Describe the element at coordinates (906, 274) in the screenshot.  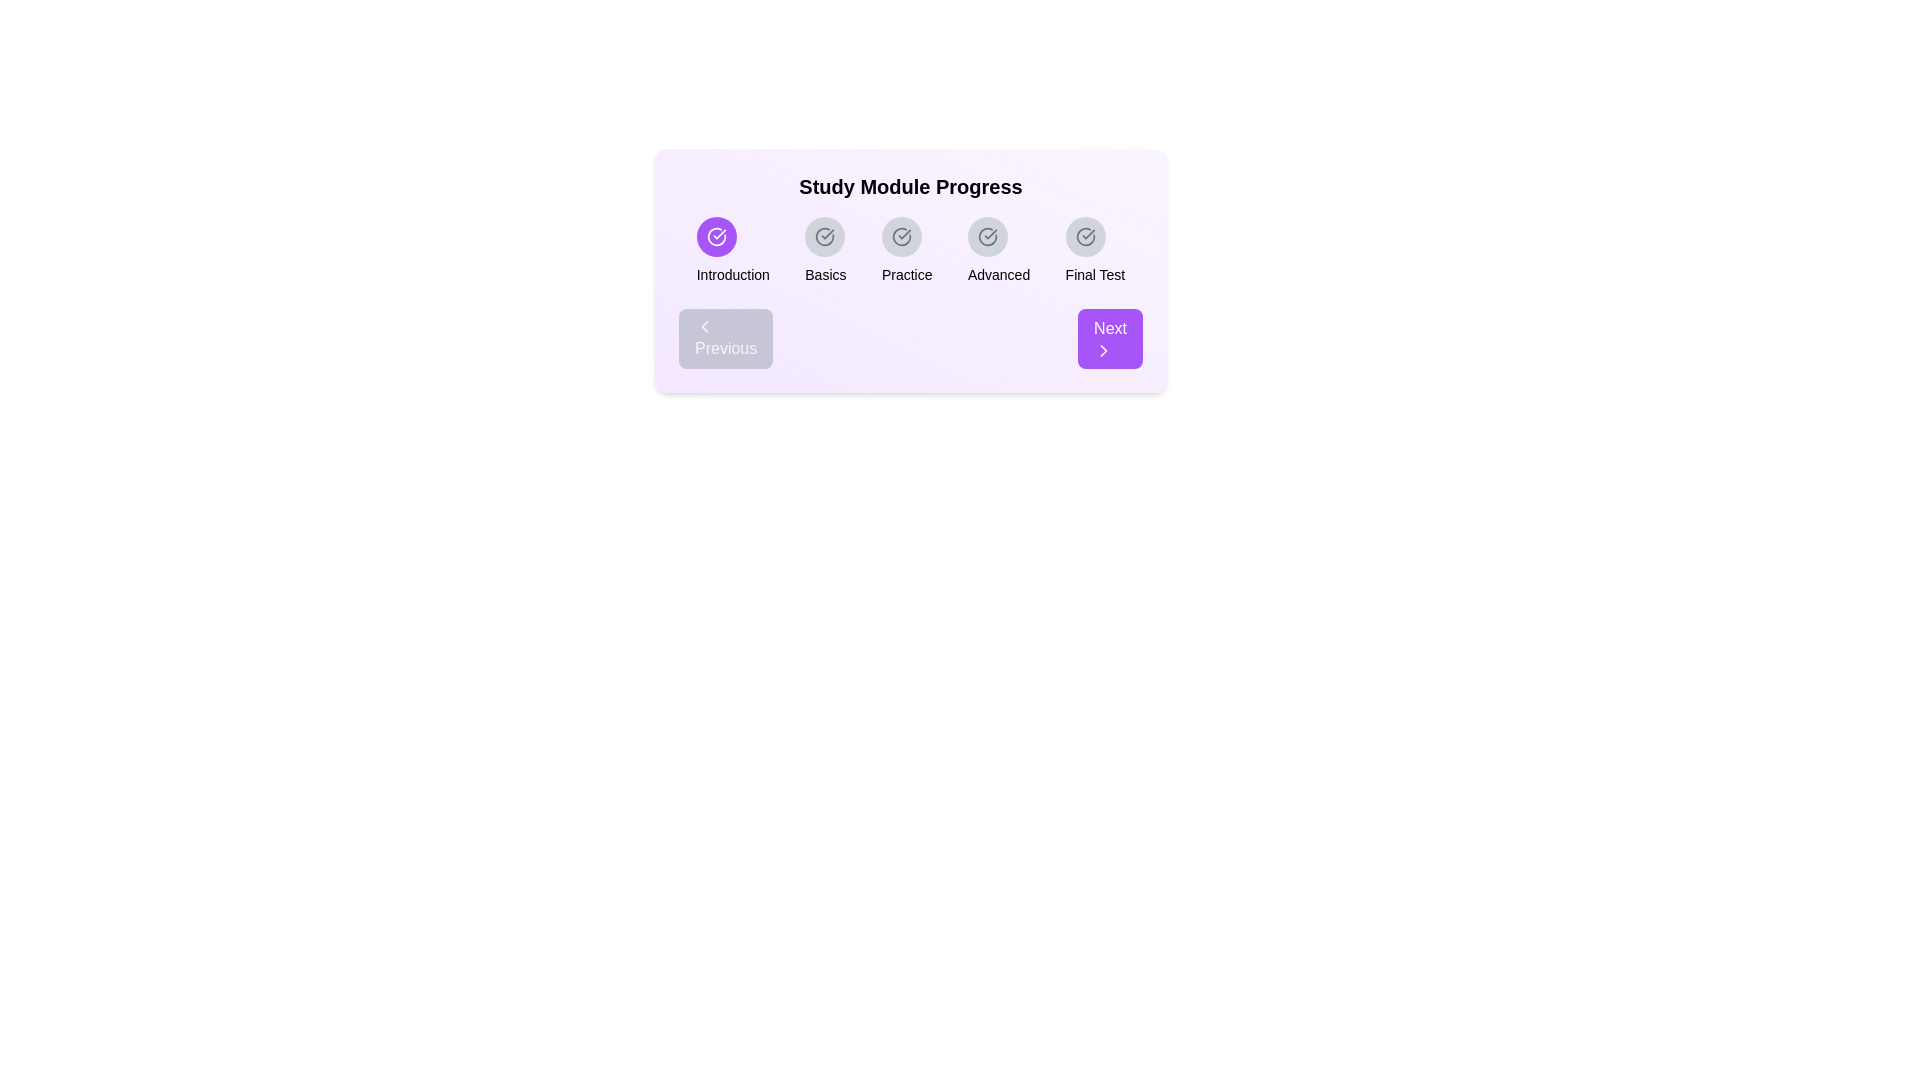
I see `text label displaying 'Practice', which is the third item in a horizontal series of text labels in a progress tracker, positioned centrally below a circular checkmark icon` at that location.